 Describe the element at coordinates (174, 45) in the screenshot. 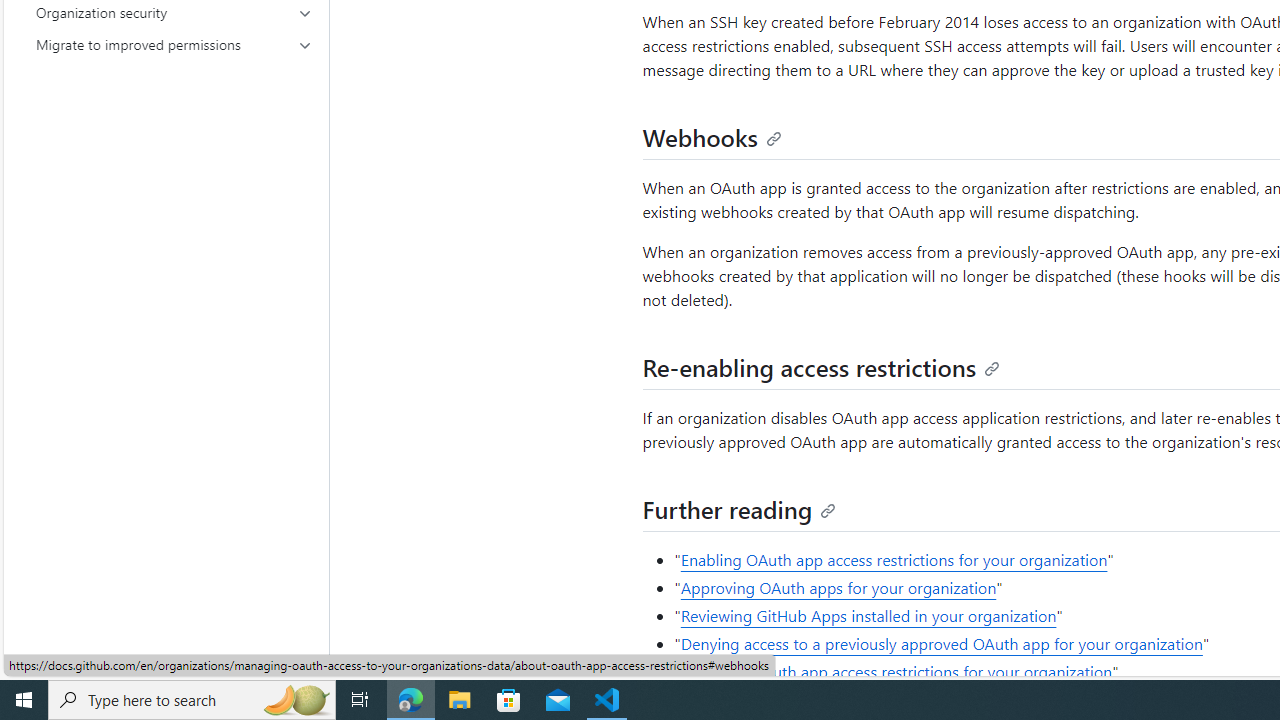

I see `'Migrate to improved permissions'` at that location.